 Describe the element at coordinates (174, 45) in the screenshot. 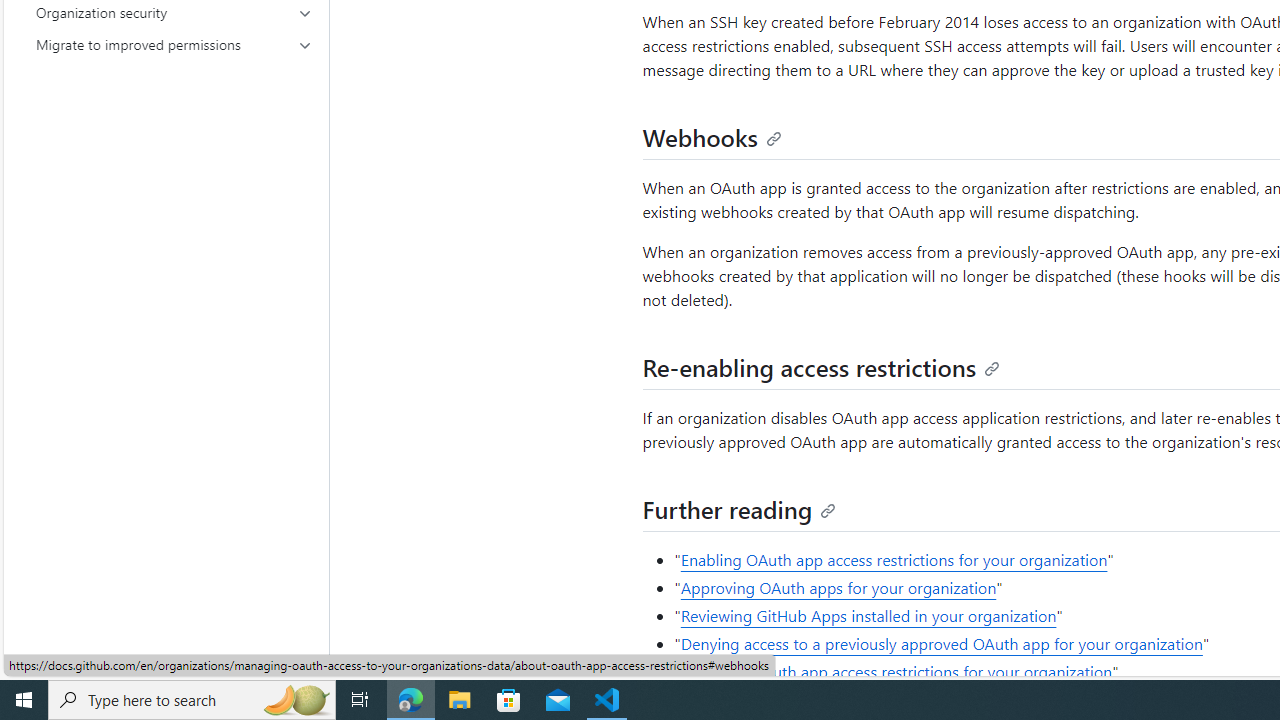

I see `'Migrate to improved permissions'` at that location.